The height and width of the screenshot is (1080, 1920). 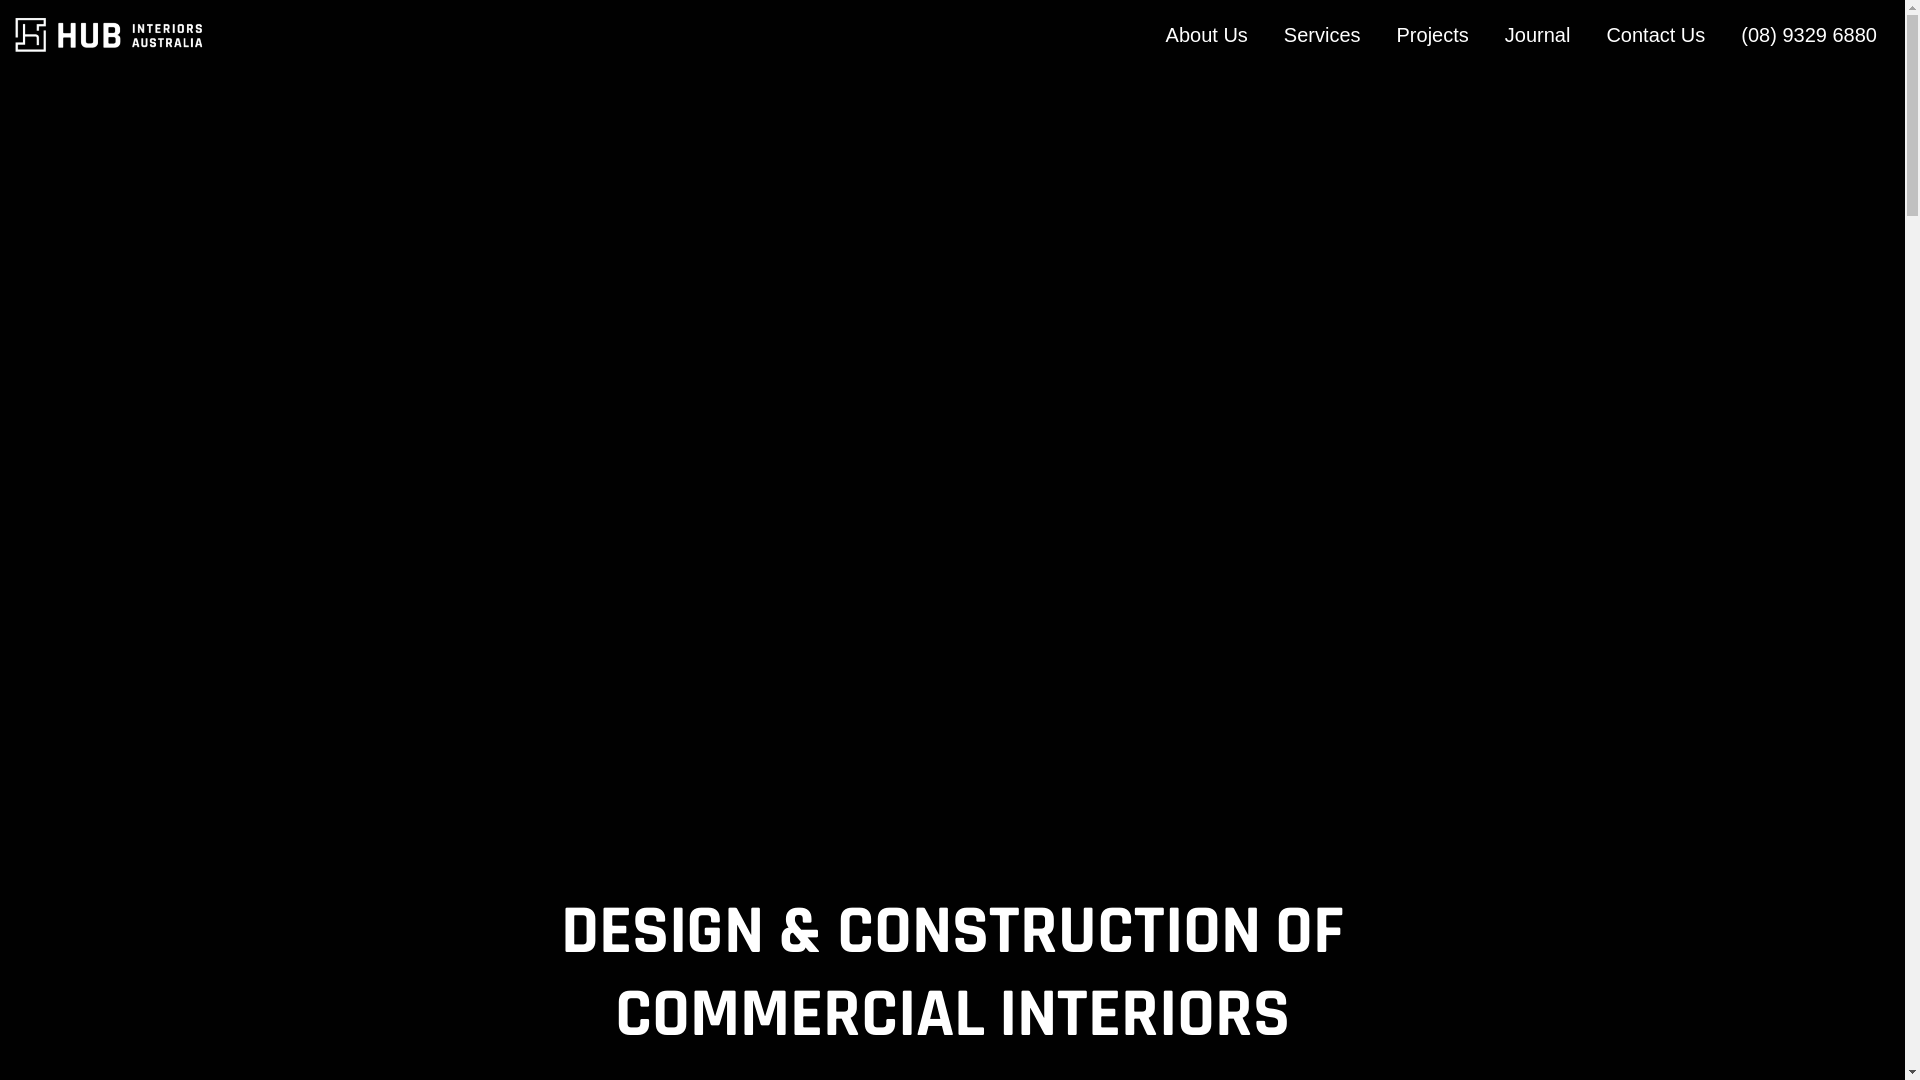 What do you see at coordinates (108, 34) in the screenshot?
I see `'Hub Interiors'` at bounding box center [108, 34].